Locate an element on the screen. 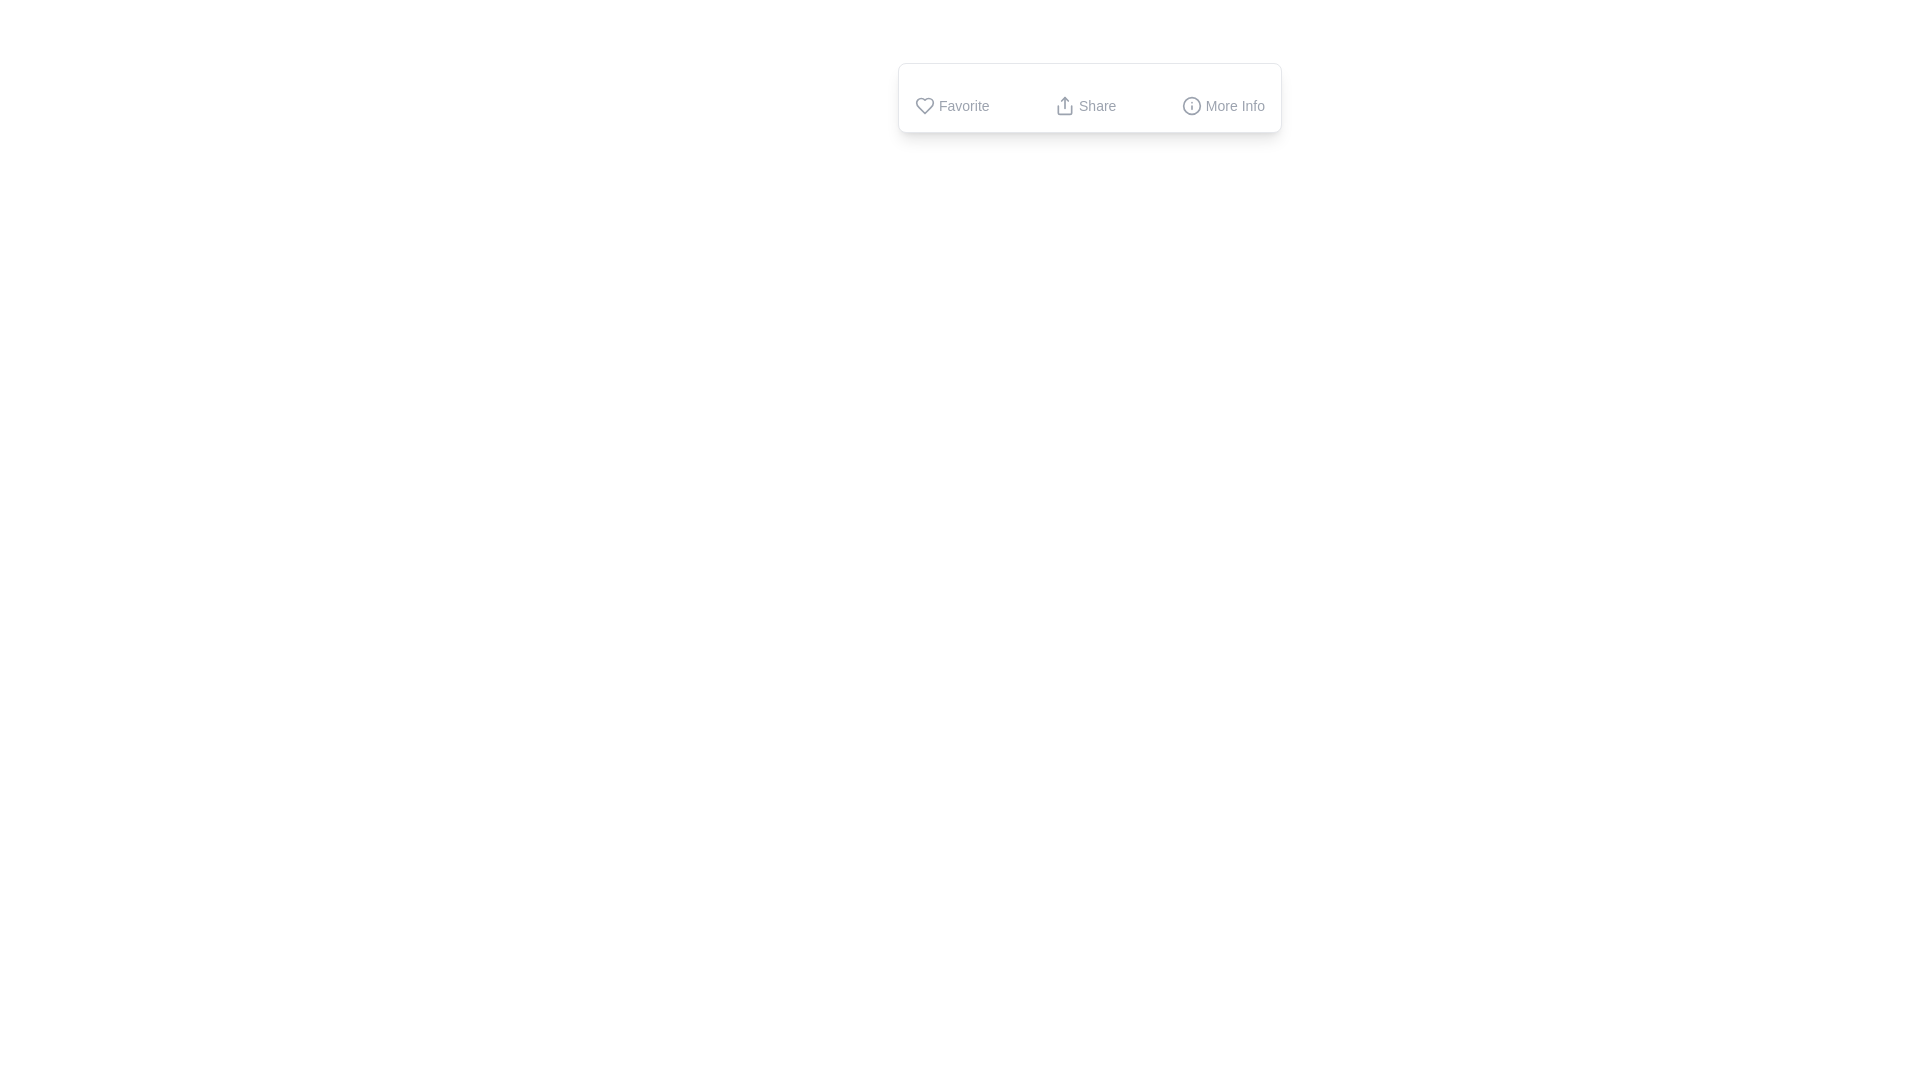  the 'Favorite' icon is located at coordinates (924, 105).